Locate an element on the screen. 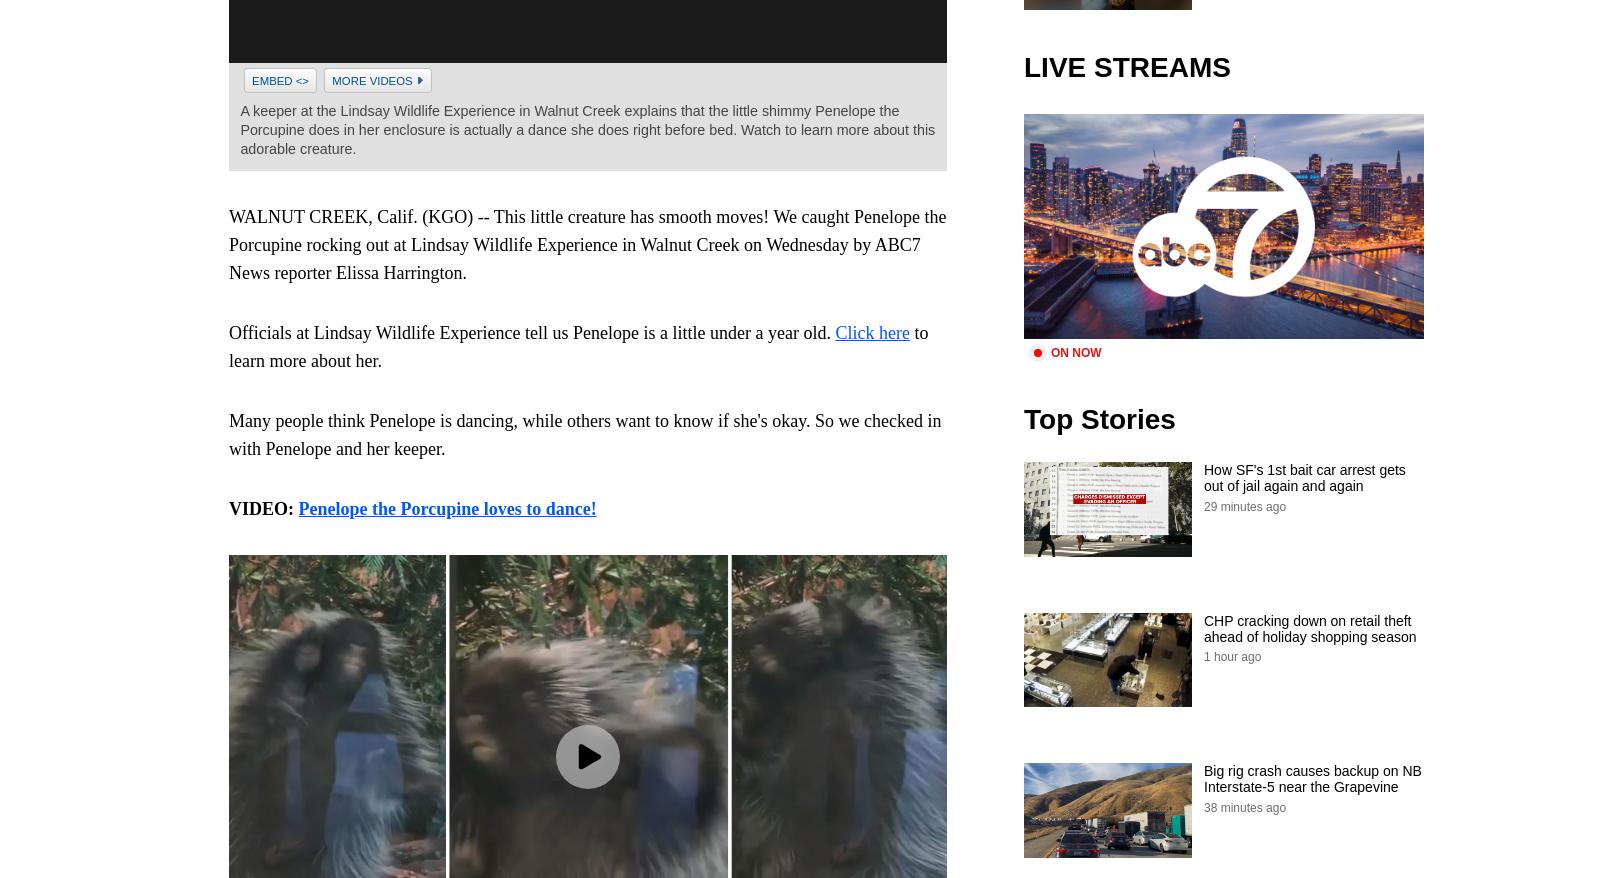 This screenshot has width=1600, height=878. 'Big rig crash causes backup on NB Interstate-5 near the Grapevine' is located at coordinates (1203, 778).